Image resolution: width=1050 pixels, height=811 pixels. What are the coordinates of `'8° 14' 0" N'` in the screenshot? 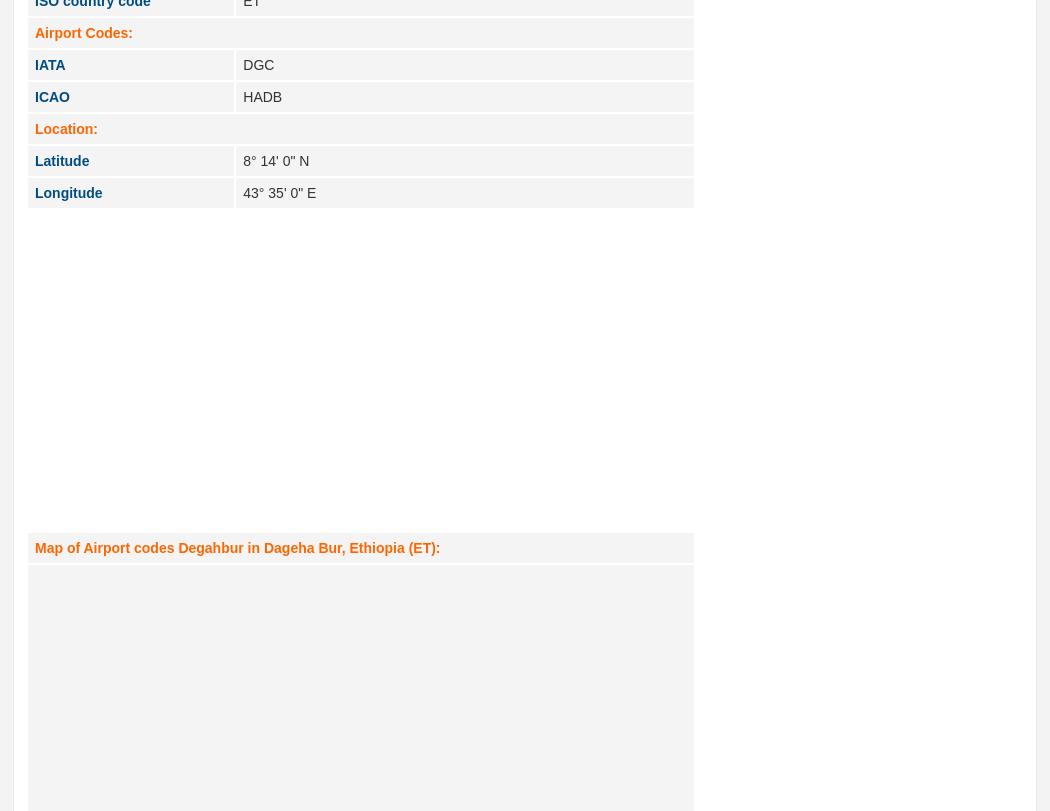 It's located at (242, 160).